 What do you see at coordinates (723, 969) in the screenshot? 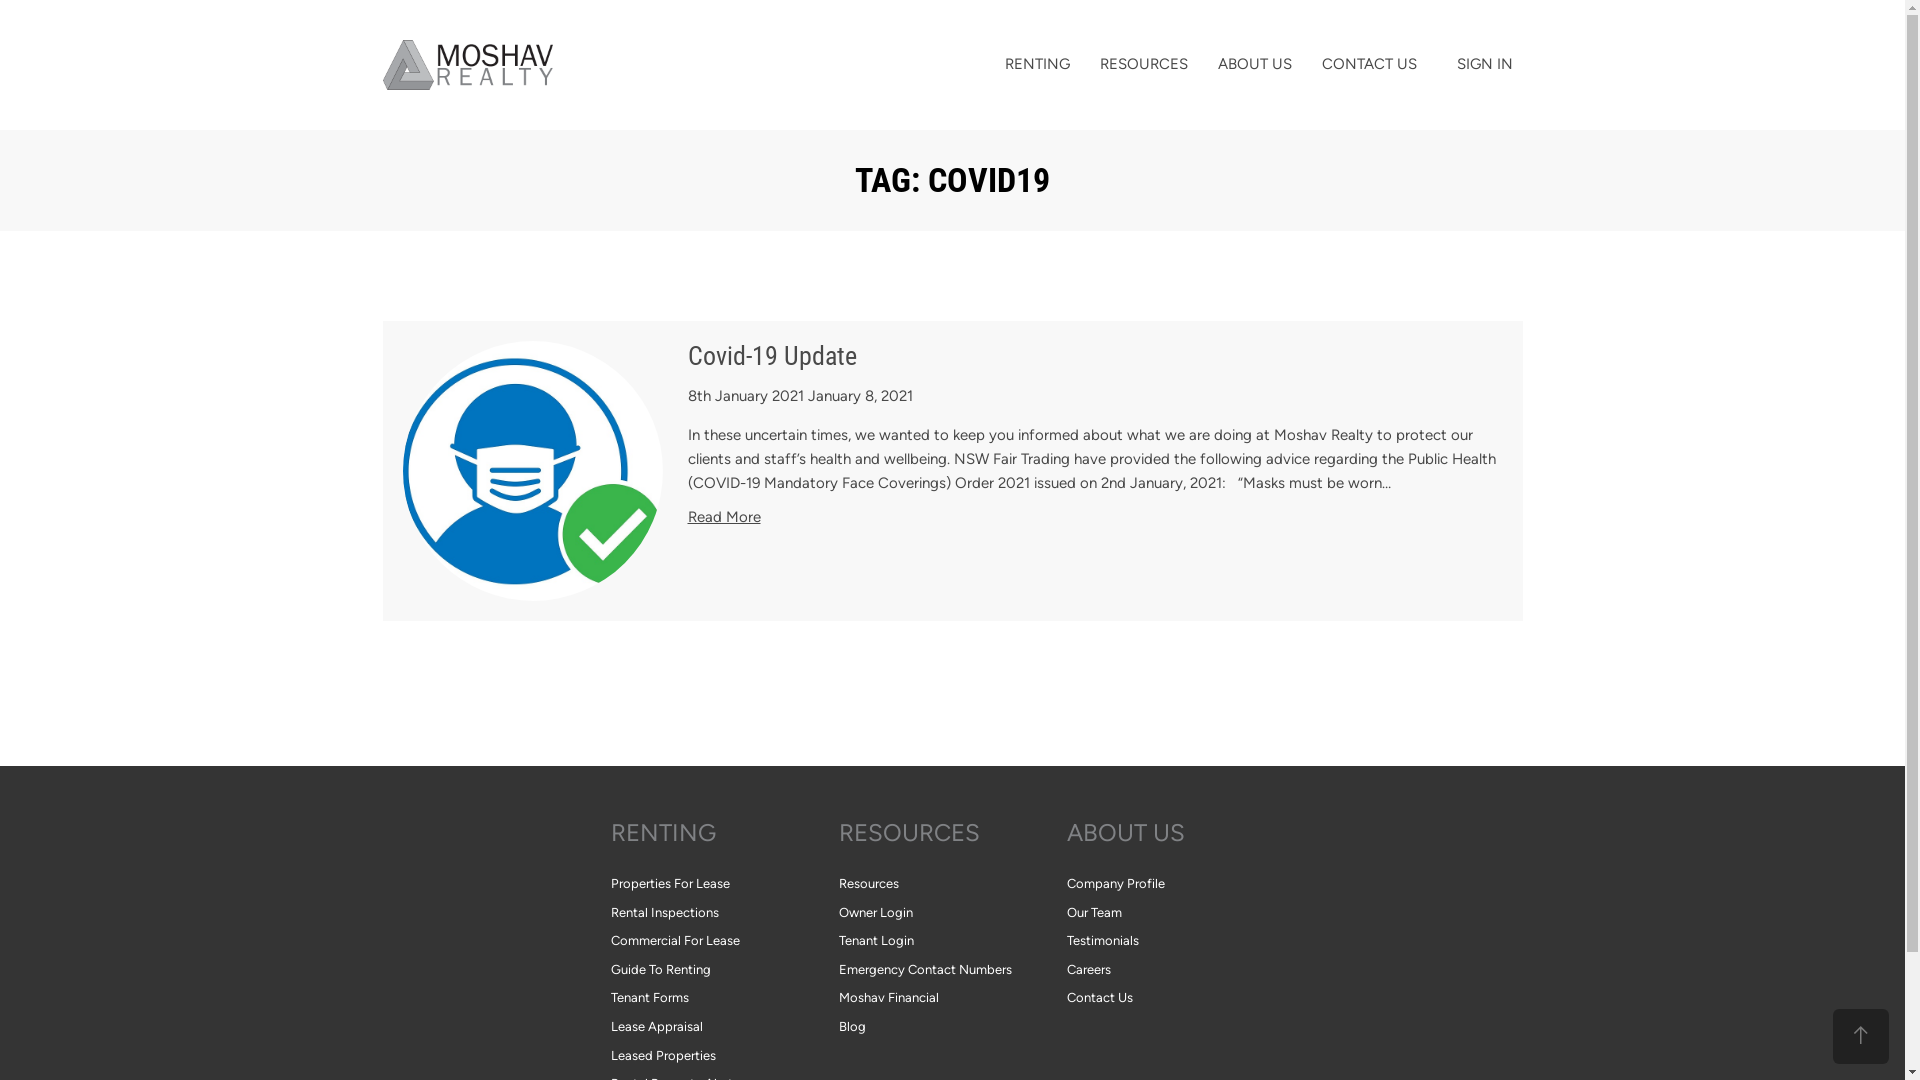
I see `'Guide To Renting'` at bounding box center [723, 969].